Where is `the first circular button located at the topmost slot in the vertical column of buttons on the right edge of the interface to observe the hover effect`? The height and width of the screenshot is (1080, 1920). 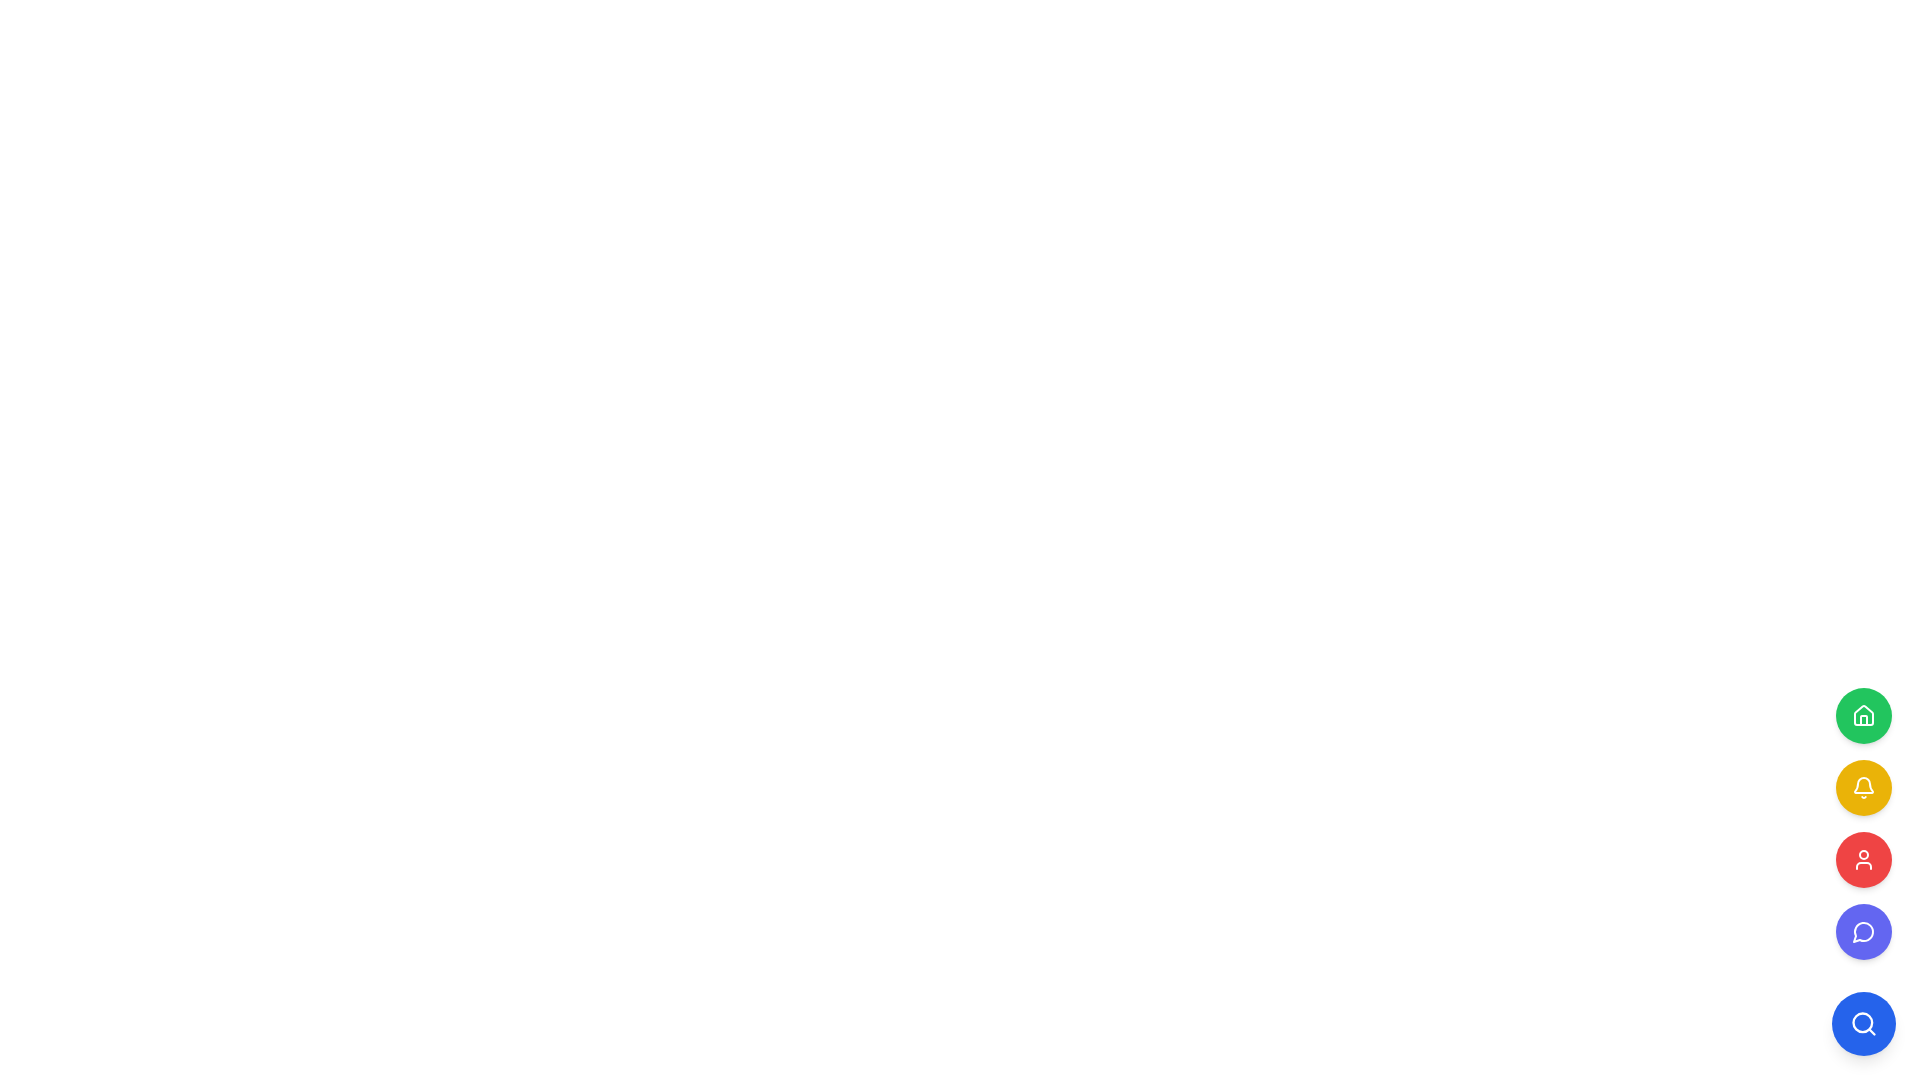 the first circular button located at the topmost slot in the vertical column of buttons on the right edge of the interface to observe the hover effect is located at coordinates (1862, 715).